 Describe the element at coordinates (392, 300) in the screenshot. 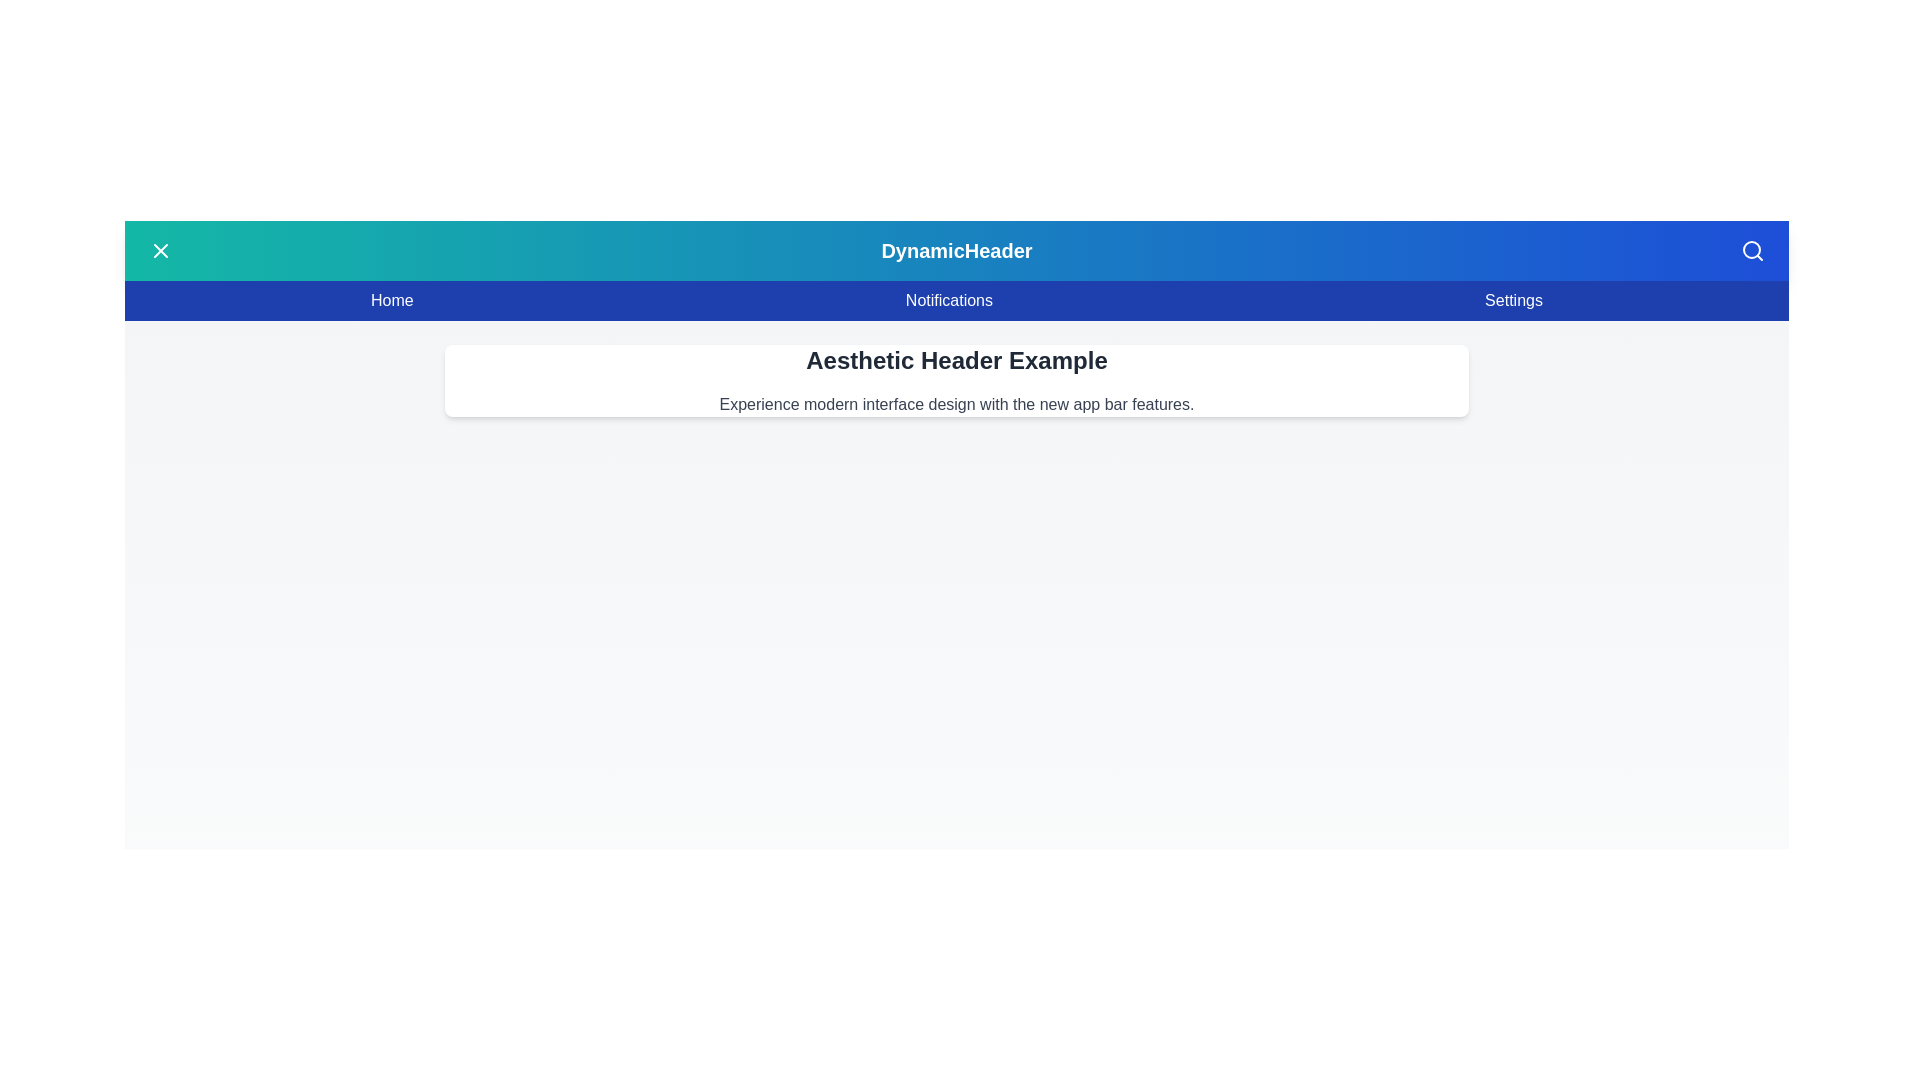

I see `the 'Home' menu item in the navigation bar` at that location.